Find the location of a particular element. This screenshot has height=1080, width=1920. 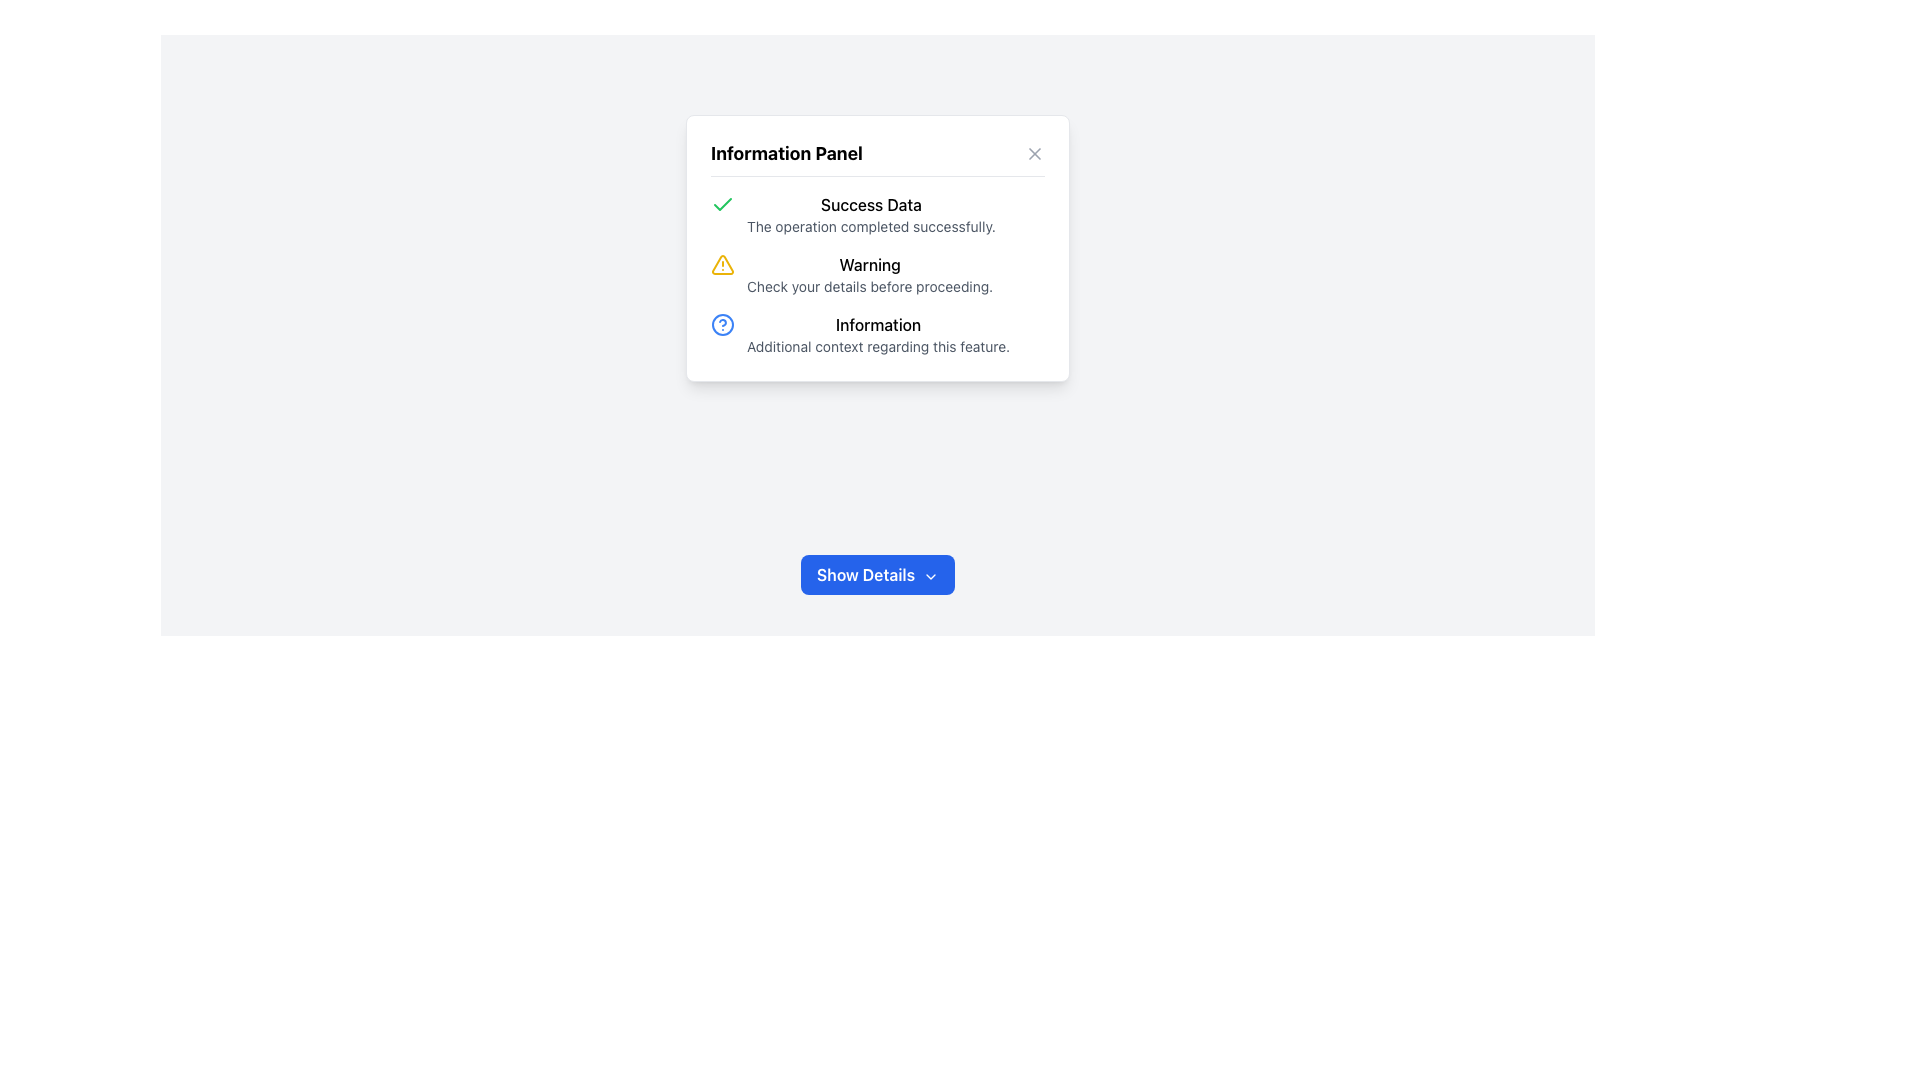

the icon in the third informational text section within the 'Information Panel' is located at coordinates (878, 334).